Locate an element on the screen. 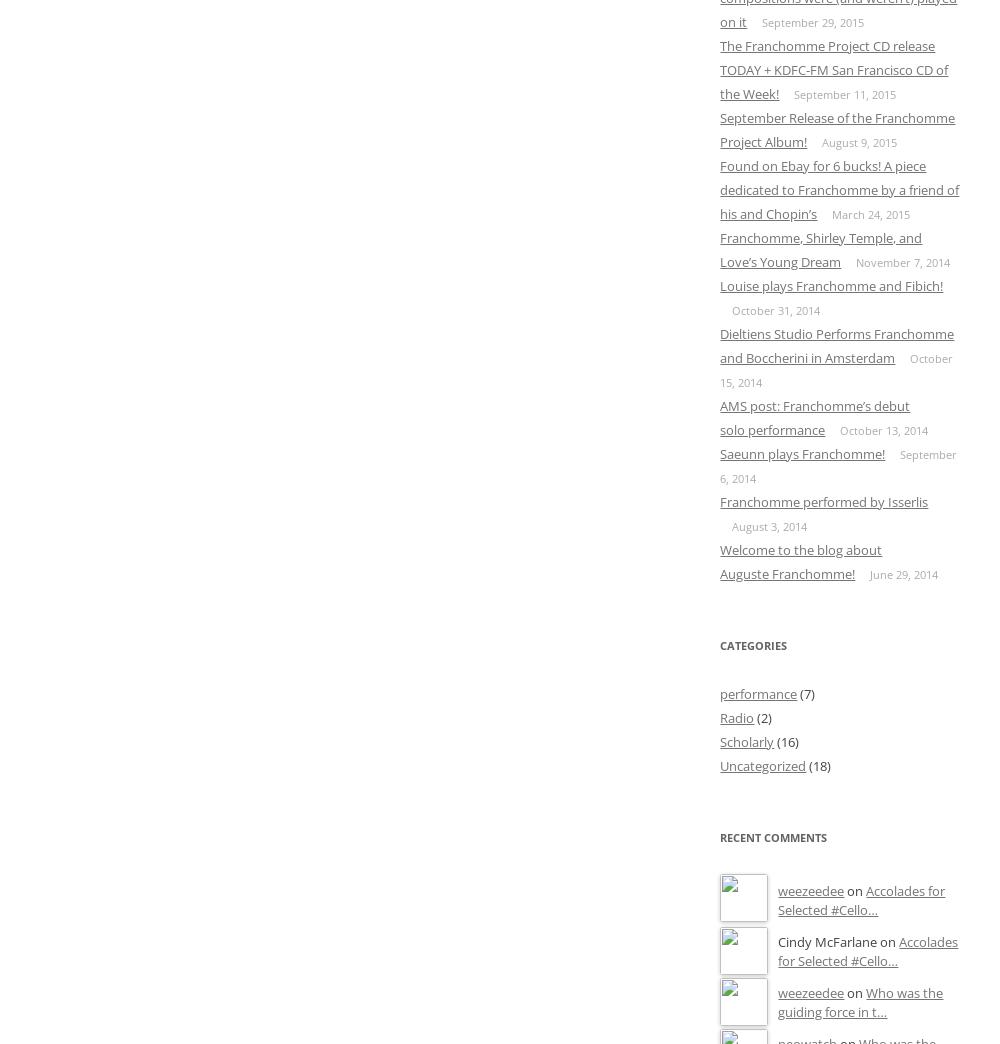 This screenshot has width=1000, height=1044. 'Categories' is located at coordinates (753, 644).